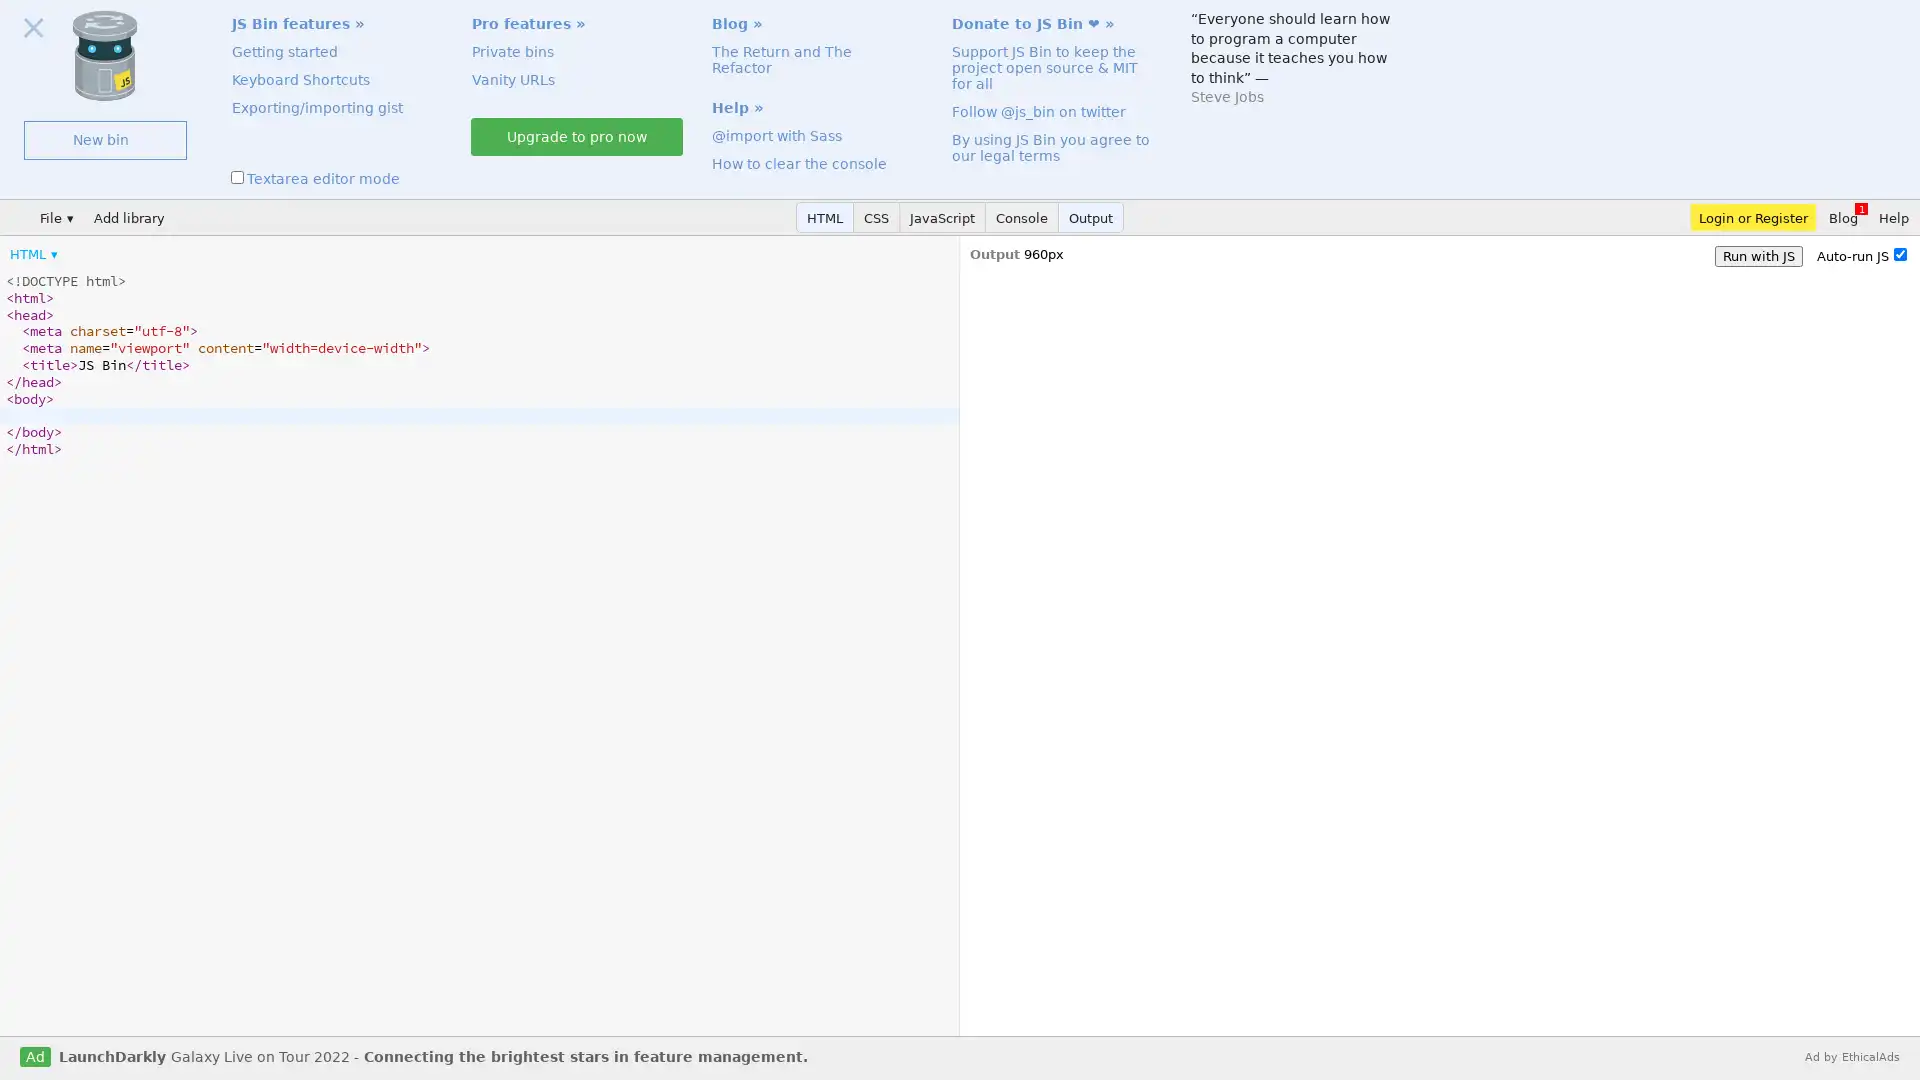 The height and width of the screenshot is (1080, 1920). I want to click on CSS Panel: Inactive, so click(877, 217).